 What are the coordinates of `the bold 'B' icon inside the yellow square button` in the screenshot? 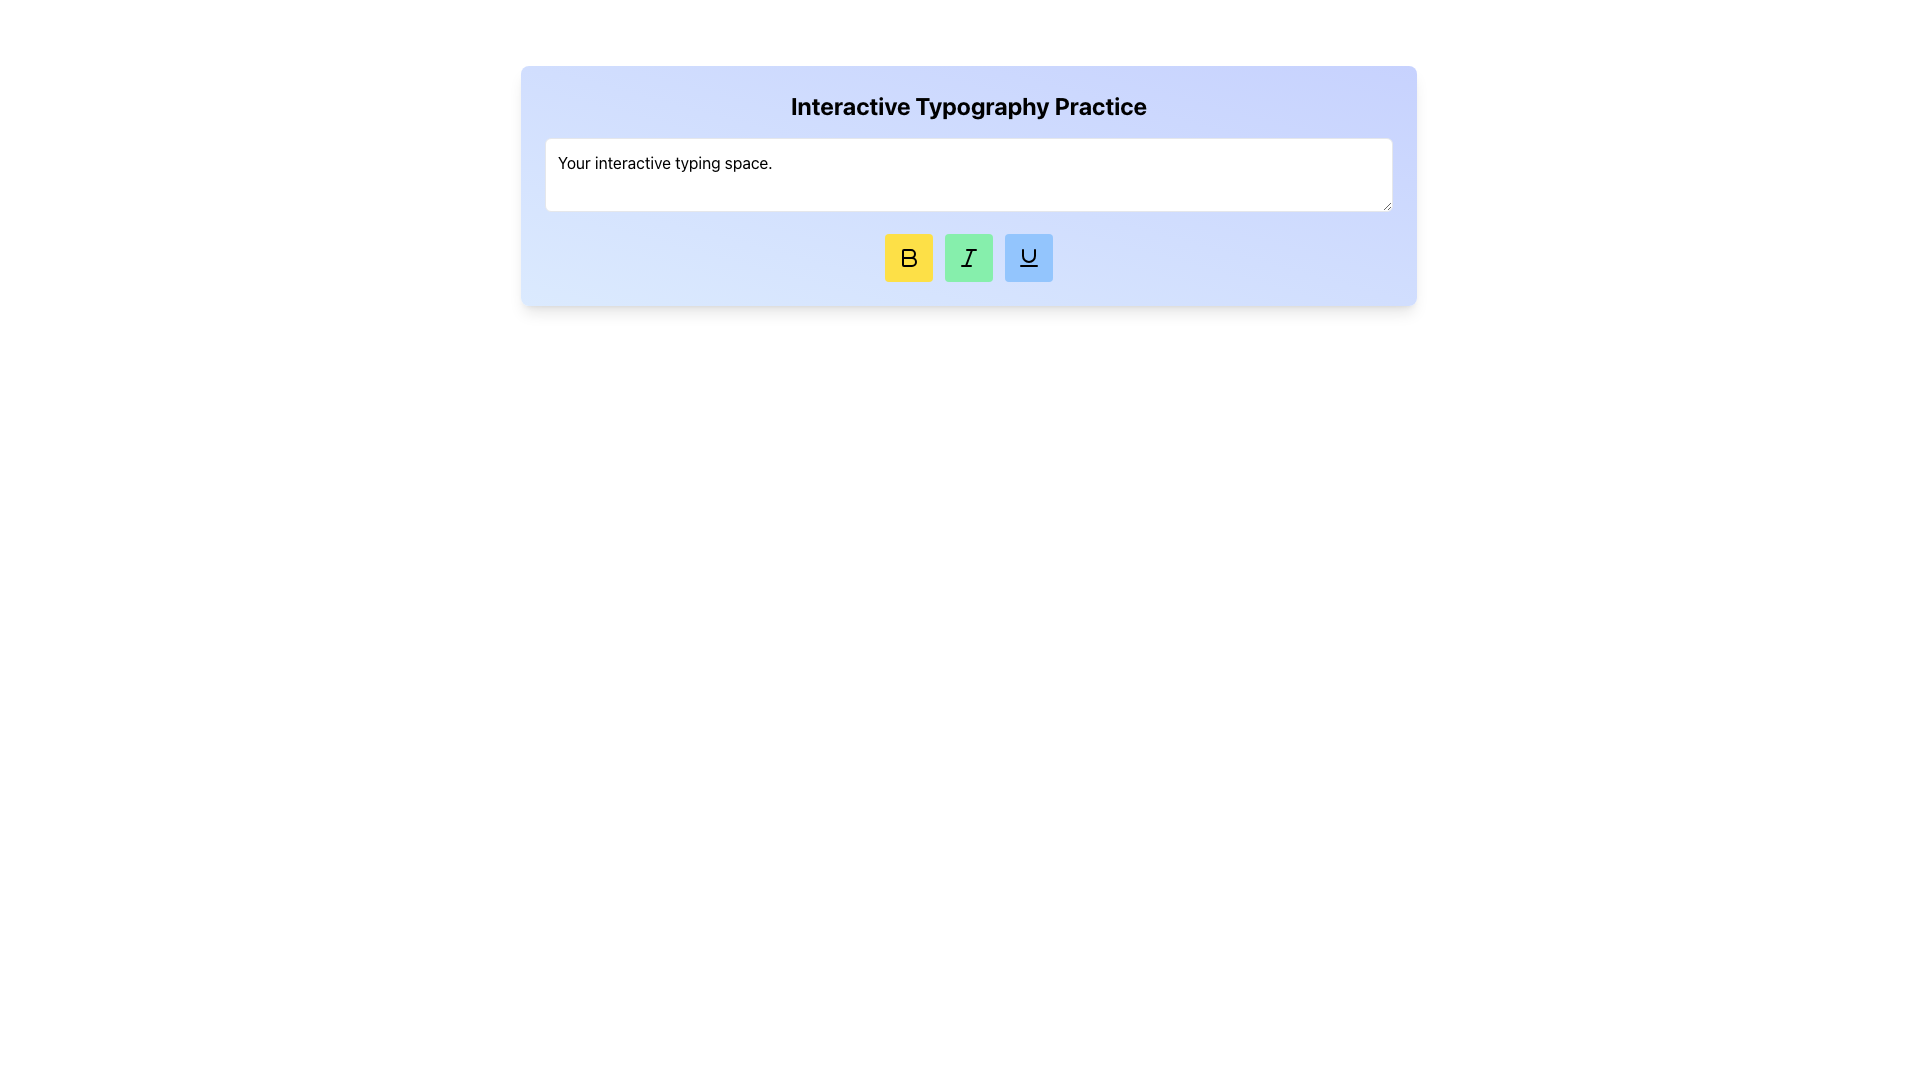 It's located at (908, 257).